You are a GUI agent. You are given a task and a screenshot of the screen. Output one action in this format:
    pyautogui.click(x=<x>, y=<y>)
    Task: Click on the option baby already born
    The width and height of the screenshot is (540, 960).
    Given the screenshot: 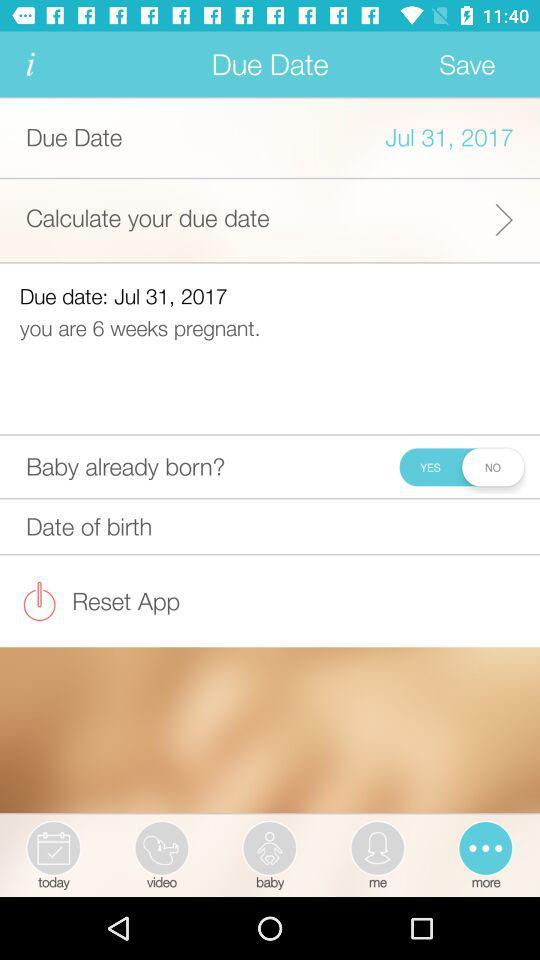 What is the action you would take?
    pyautogui.click(x=461, y=466)
    